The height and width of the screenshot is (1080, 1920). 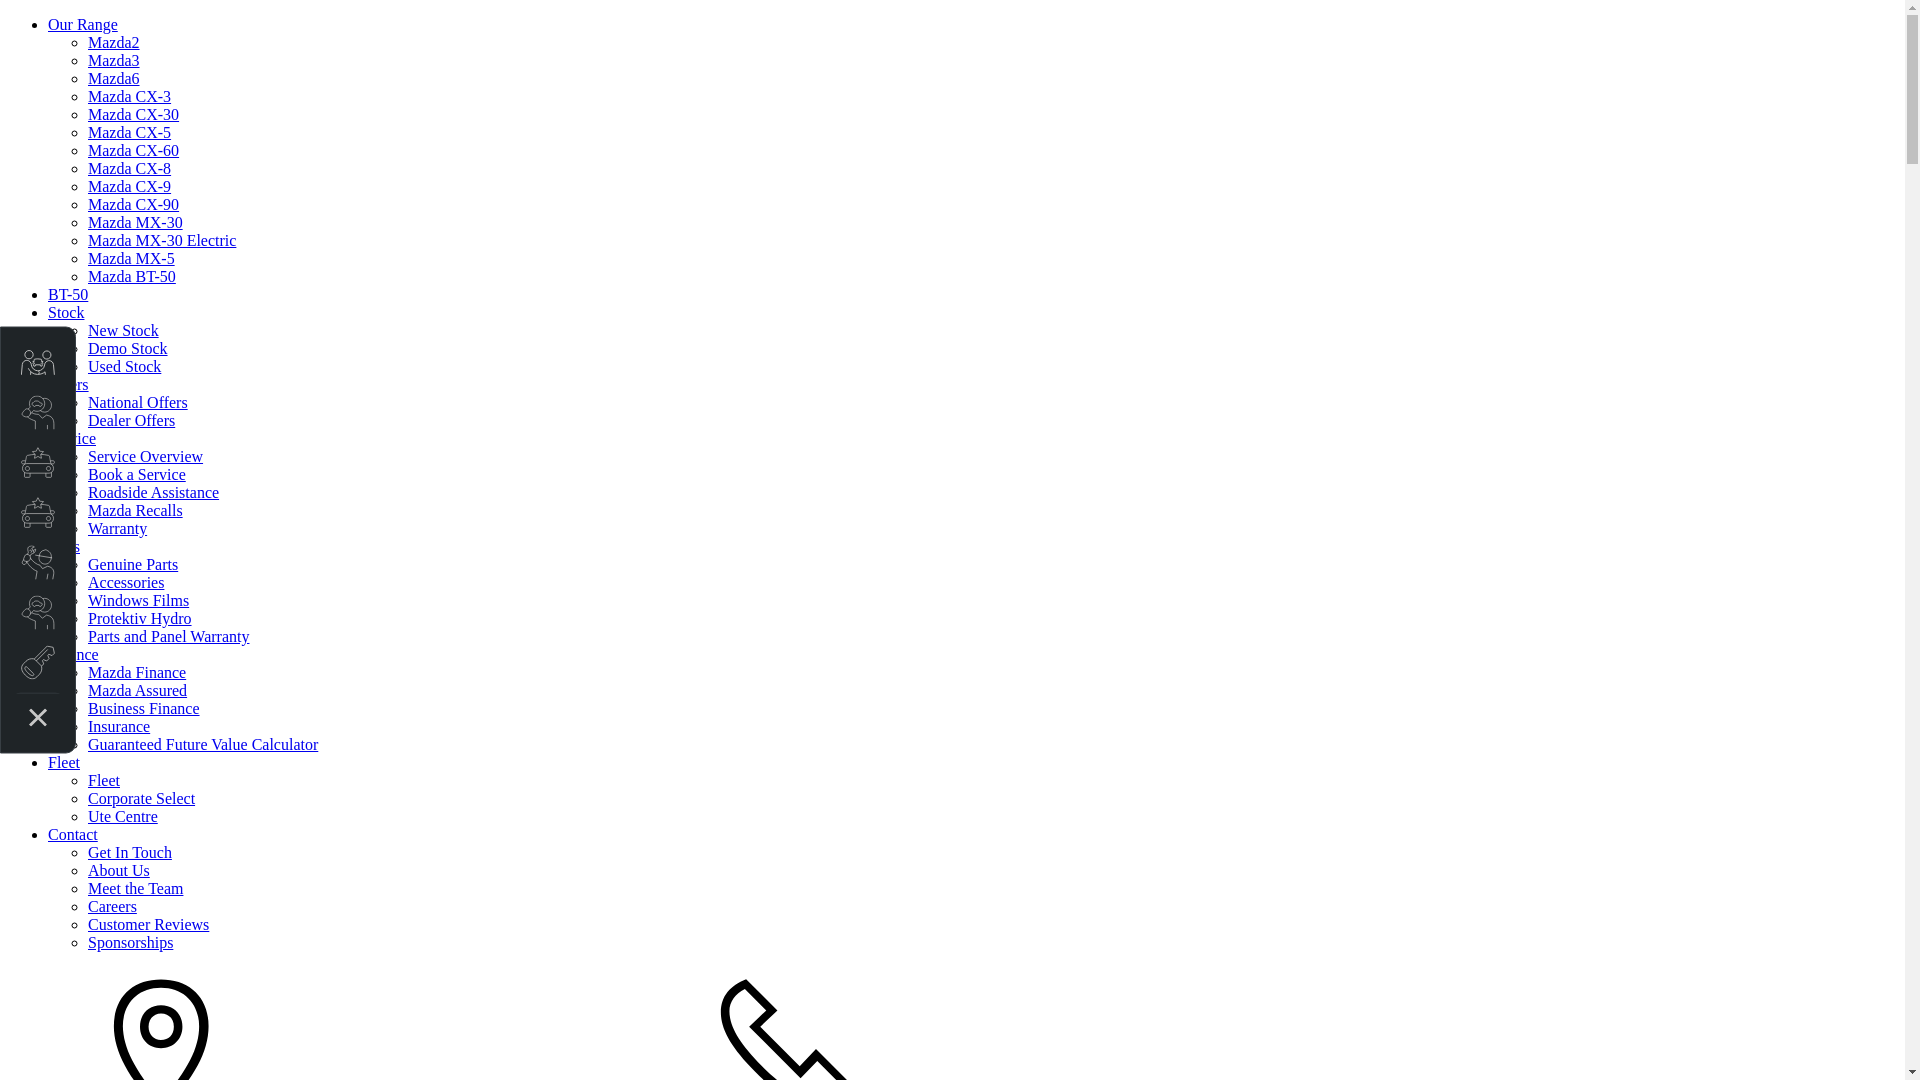 I want to click on 'BT-50', so click(x=67, y=294).